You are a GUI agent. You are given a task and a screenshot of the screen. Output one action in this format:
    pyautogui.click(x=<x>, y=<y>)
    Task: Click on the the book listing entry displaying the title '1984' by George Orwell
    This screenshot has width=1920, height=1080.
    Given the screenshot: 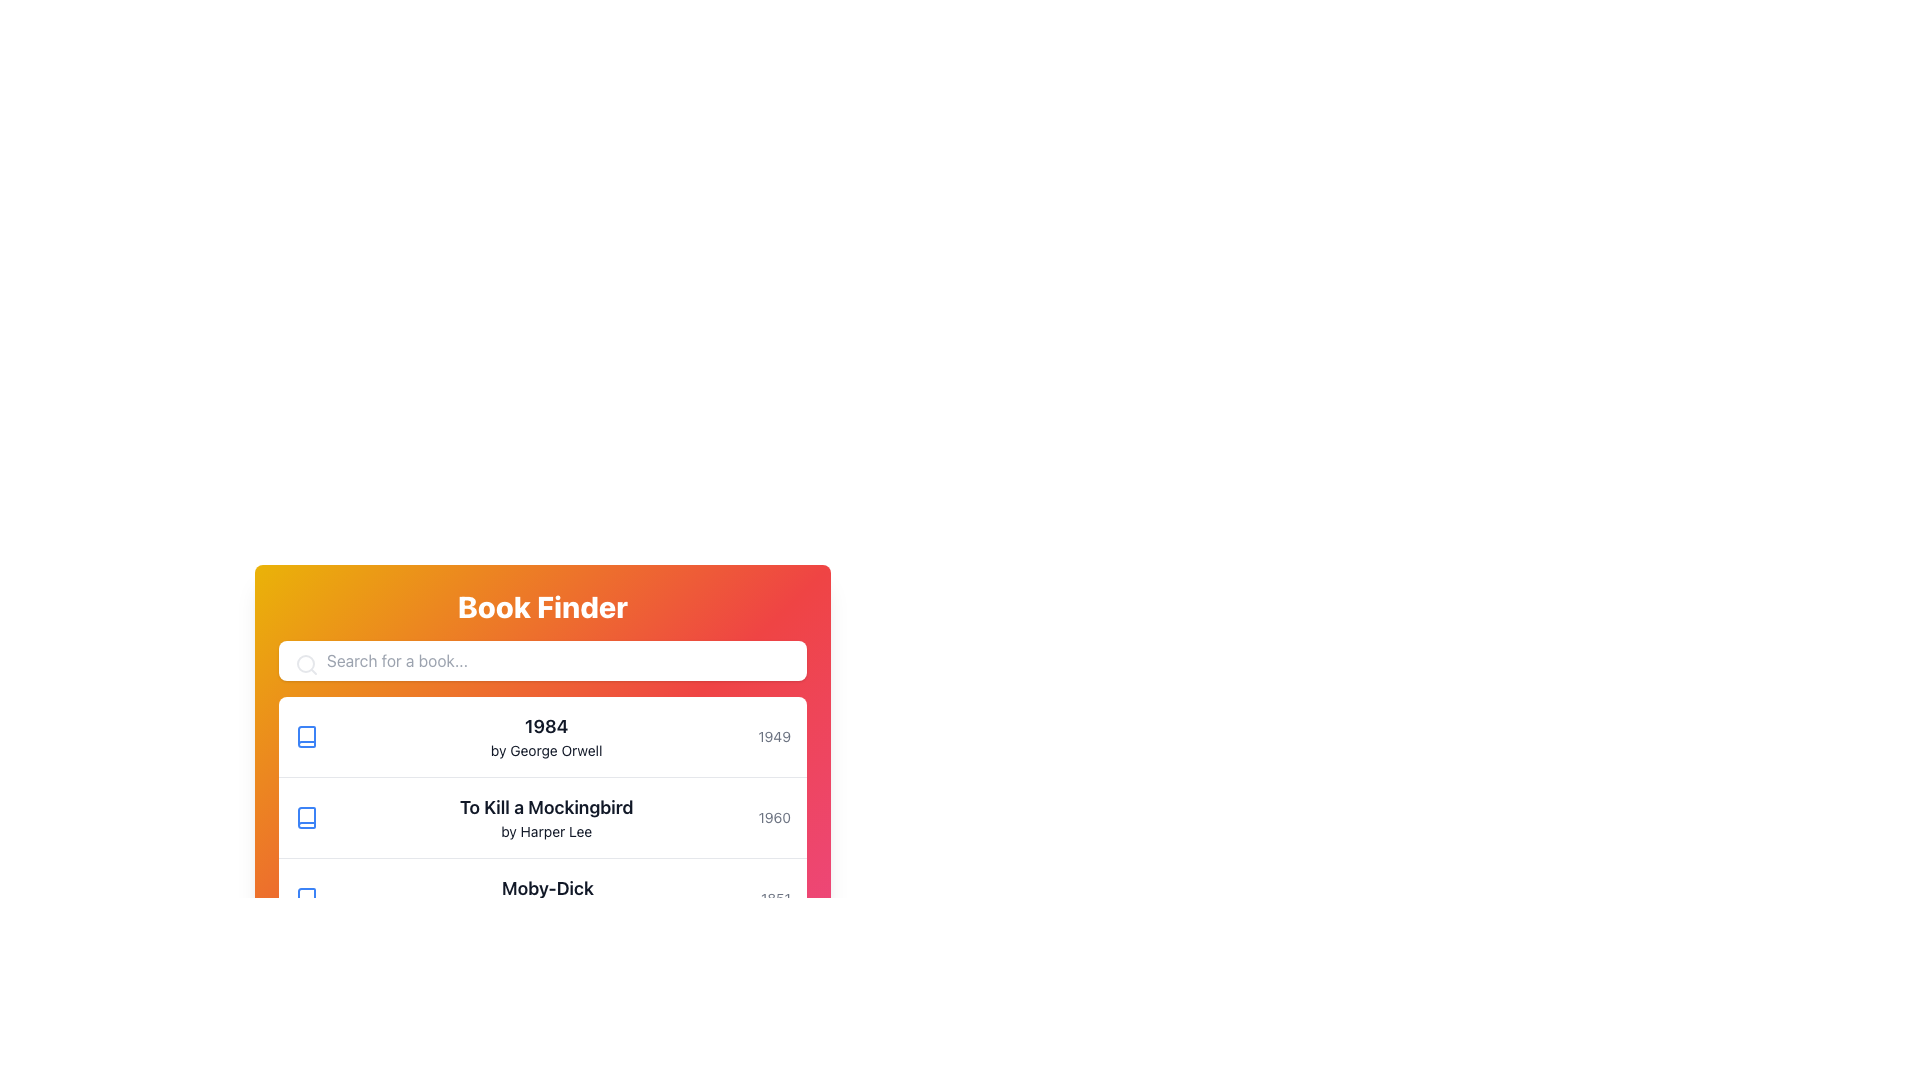 What is the action you would take?
    pyautogui.click(x=546, y=736)
    